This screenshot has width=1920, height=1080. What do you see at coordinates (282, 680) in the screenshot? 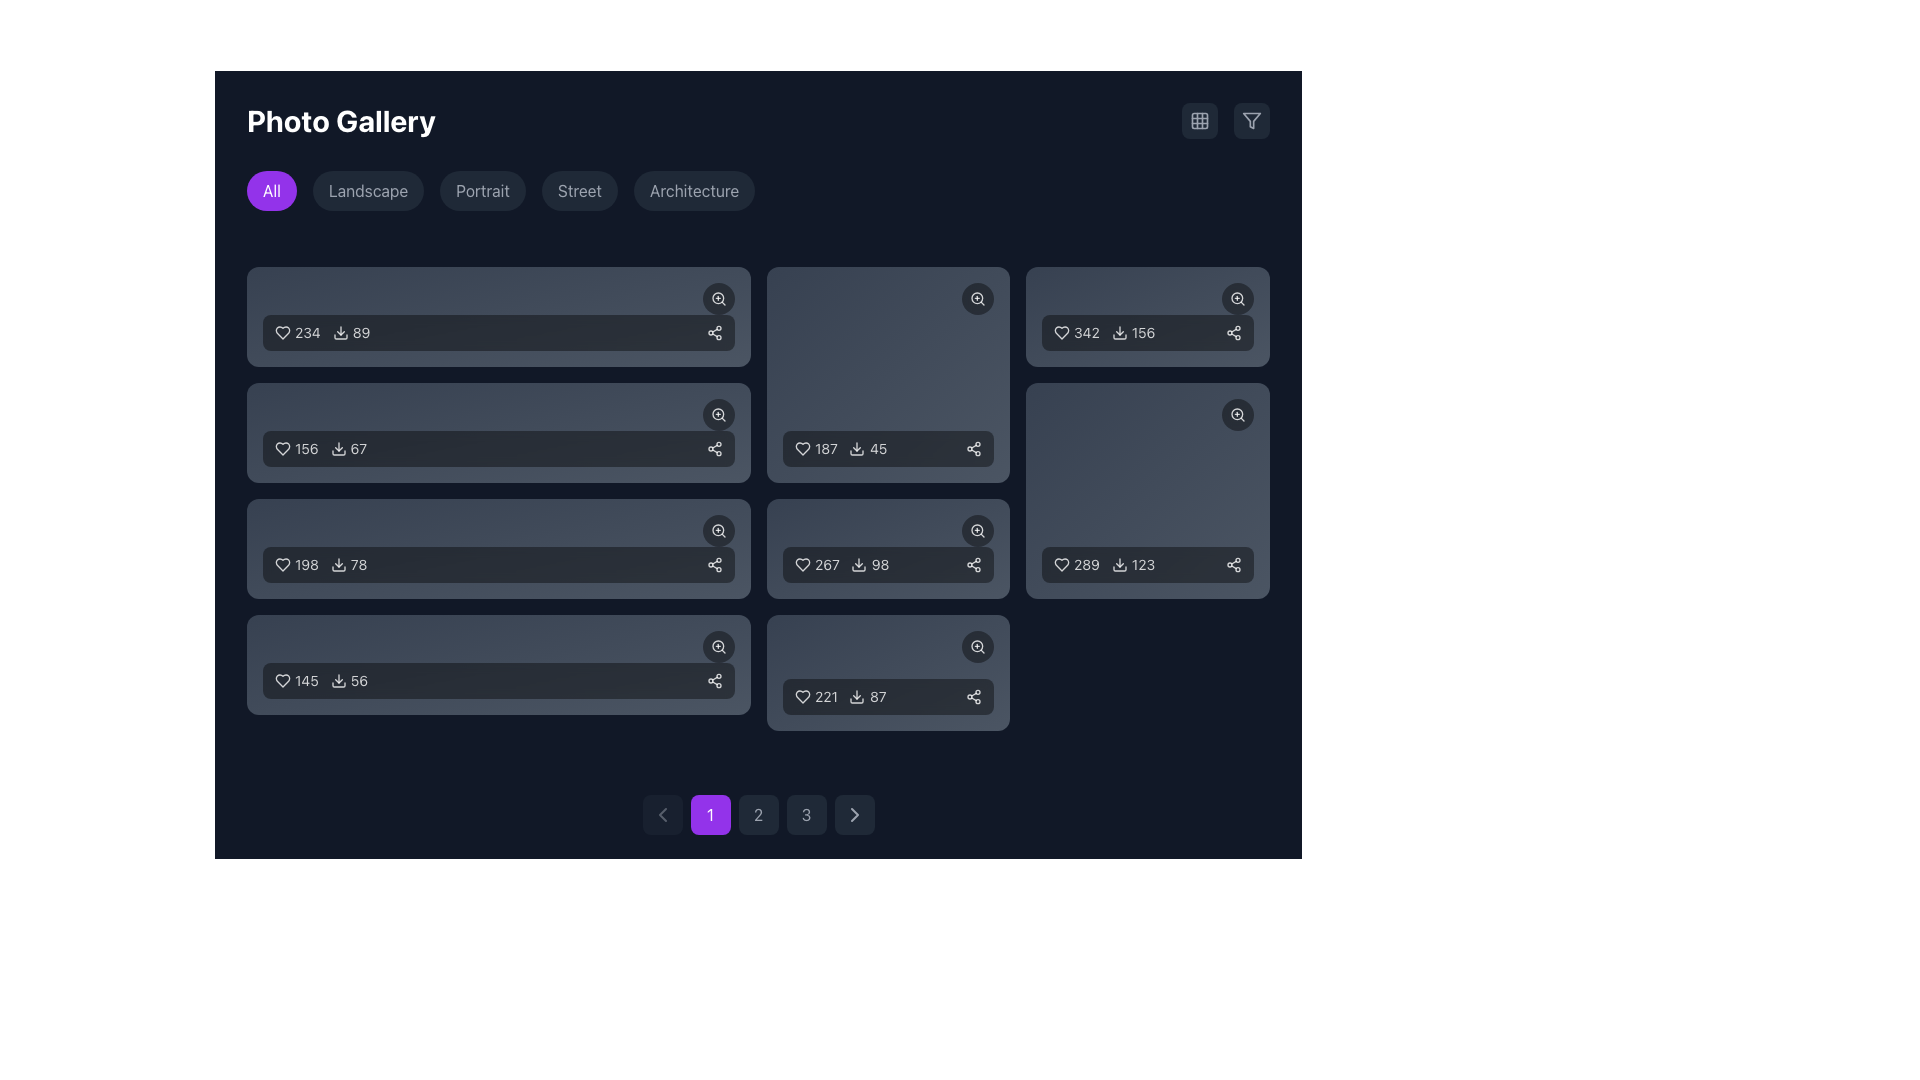
I see `the heart-shaped icon that represents the 'like' or 'favorites' feature located on the left side of the fourth card in the main content grid` at bounding box center [282, 680].